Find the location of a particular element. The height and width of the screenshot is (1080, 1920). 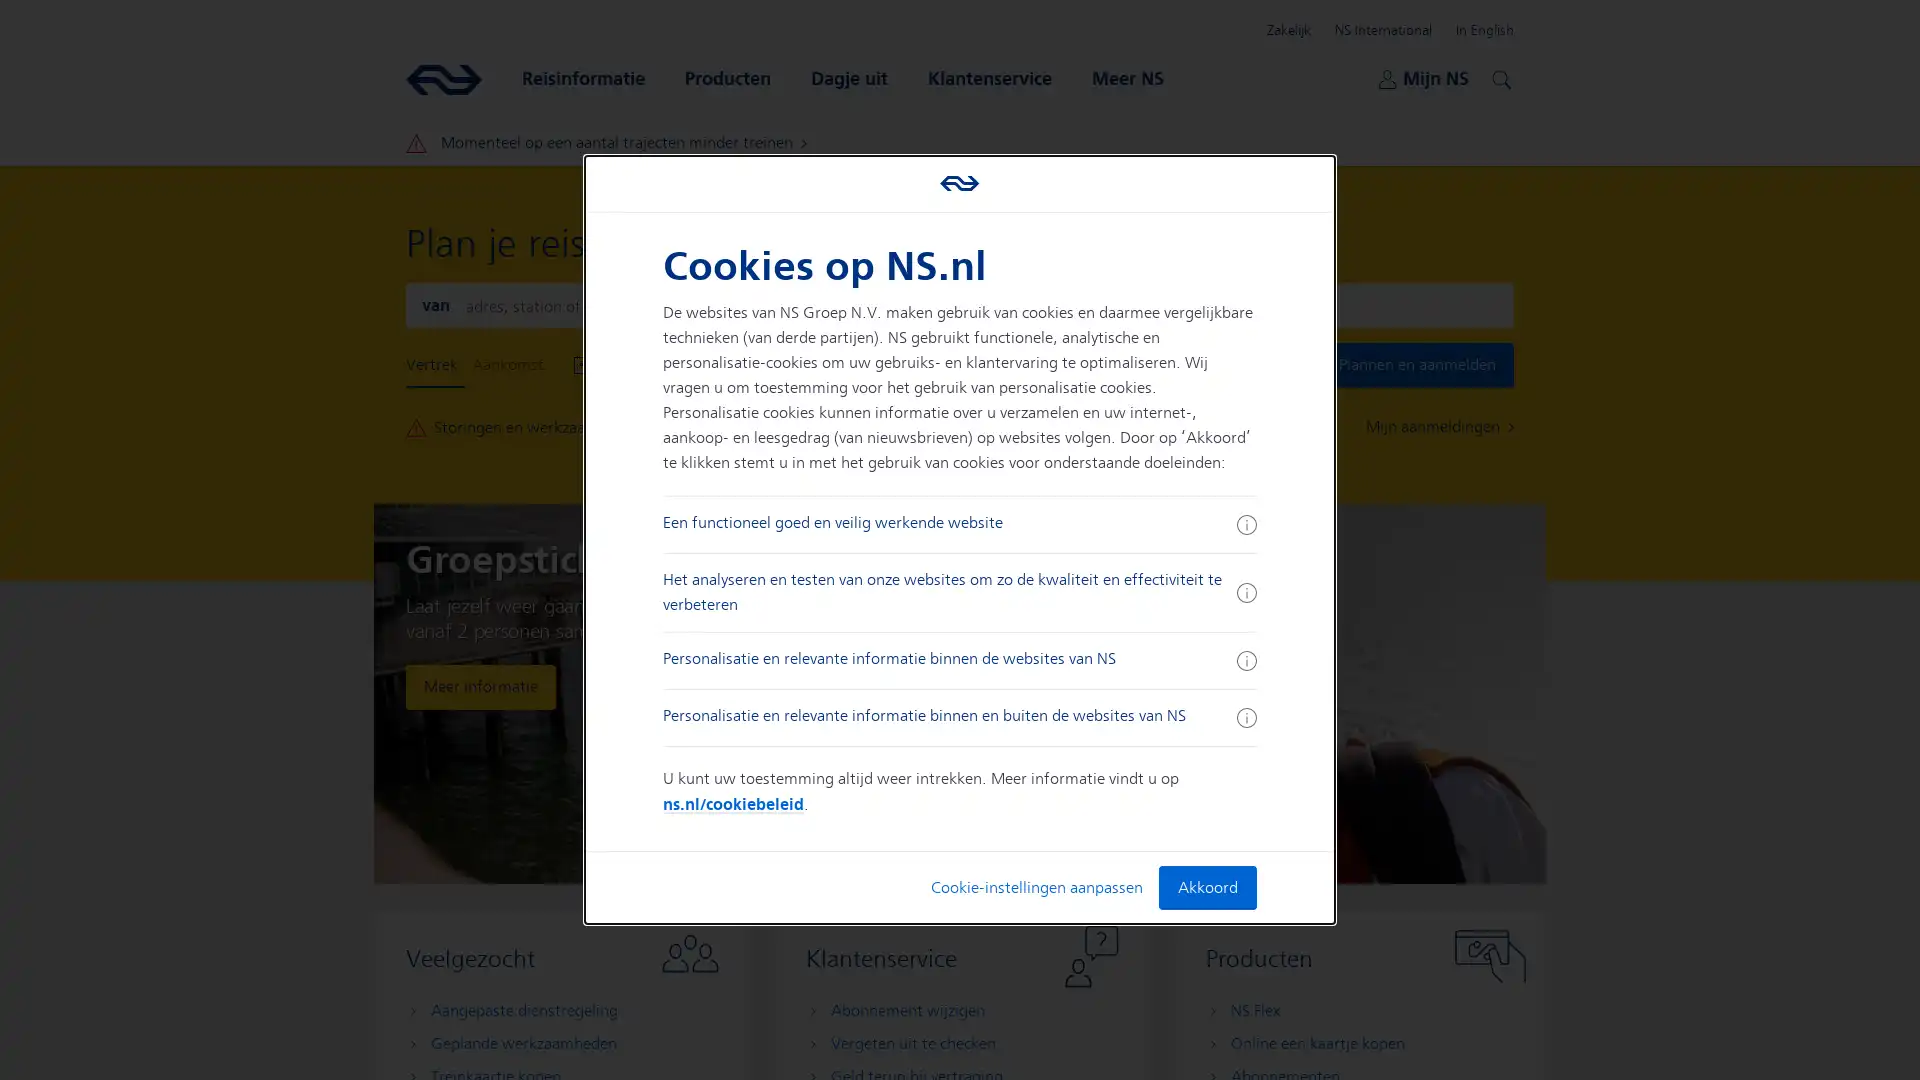

Toon Opties is located at coordinates (916, 365).